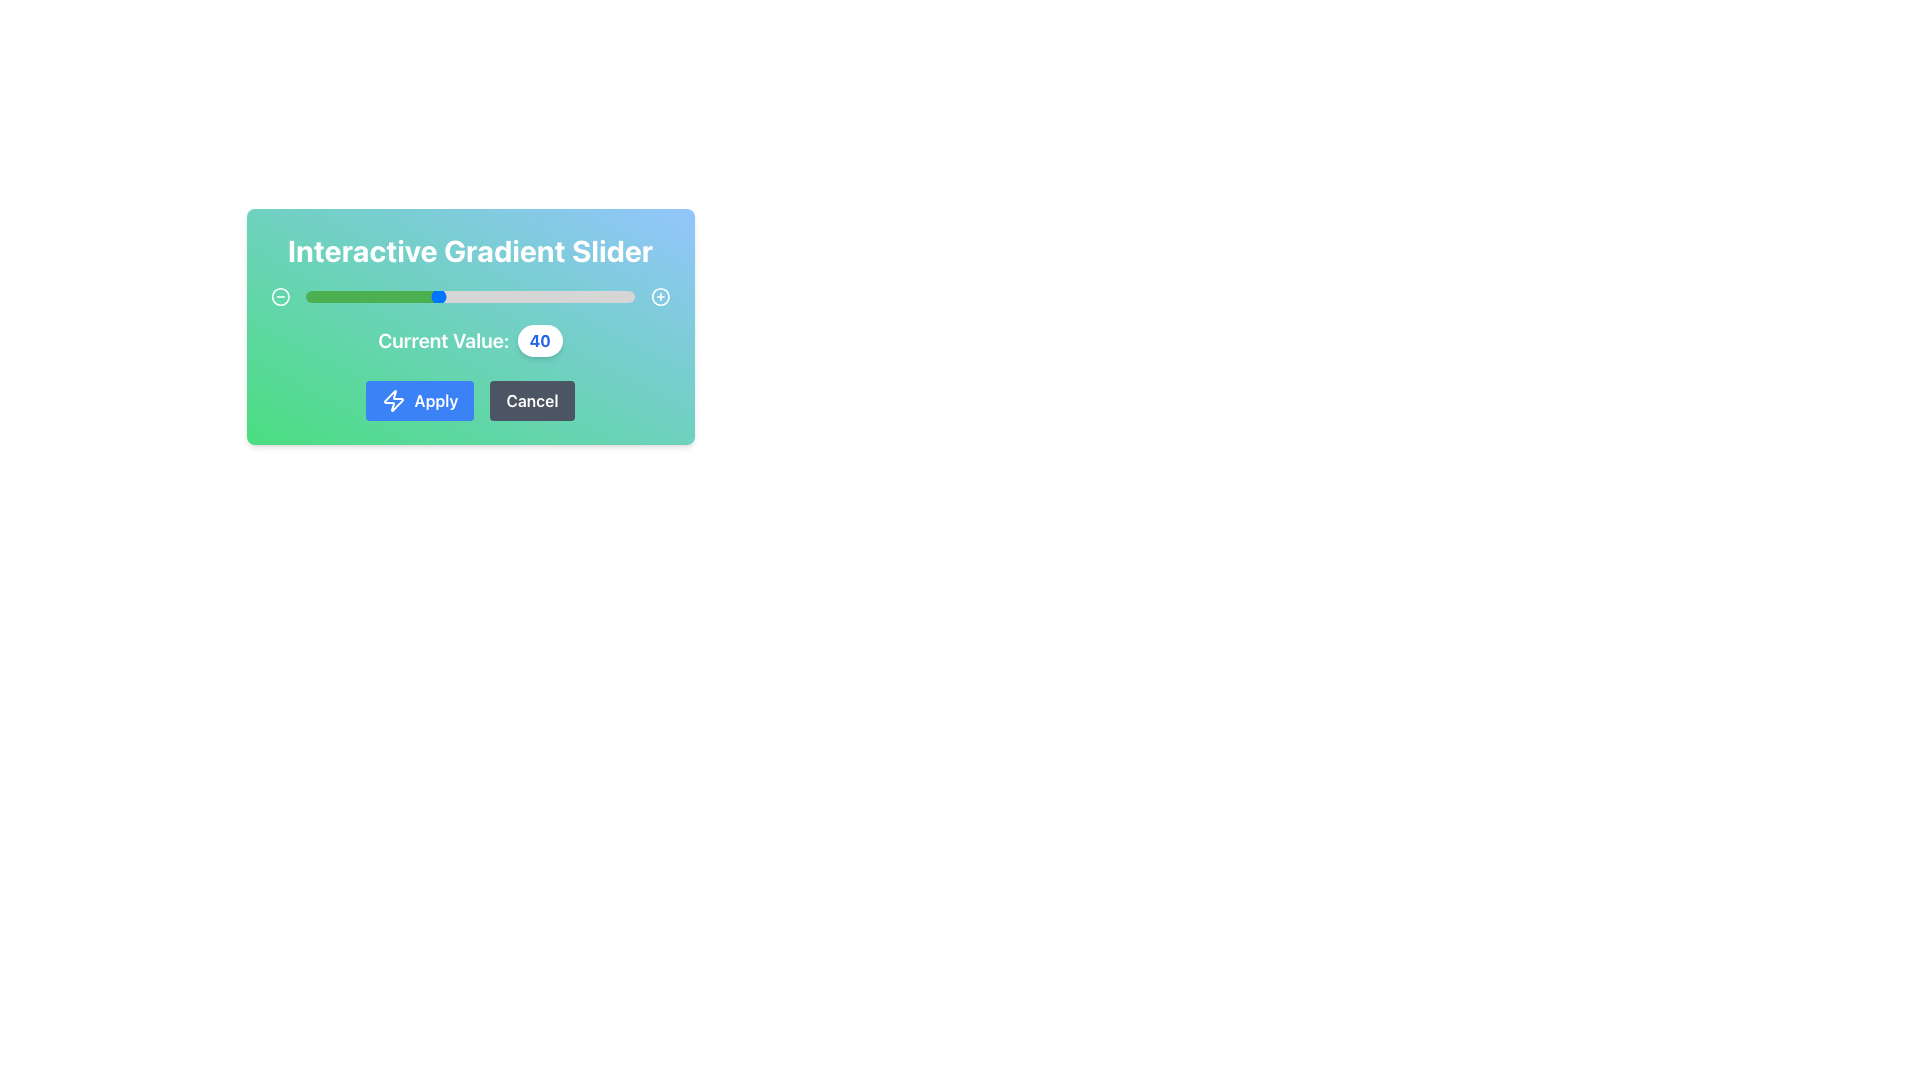  What do you see at coordinates (394, 401) in the screenshot?
I see `the 'Apply' button which contains the icon located to its left, symbolizing action or process` at bounding box center [394, 401].